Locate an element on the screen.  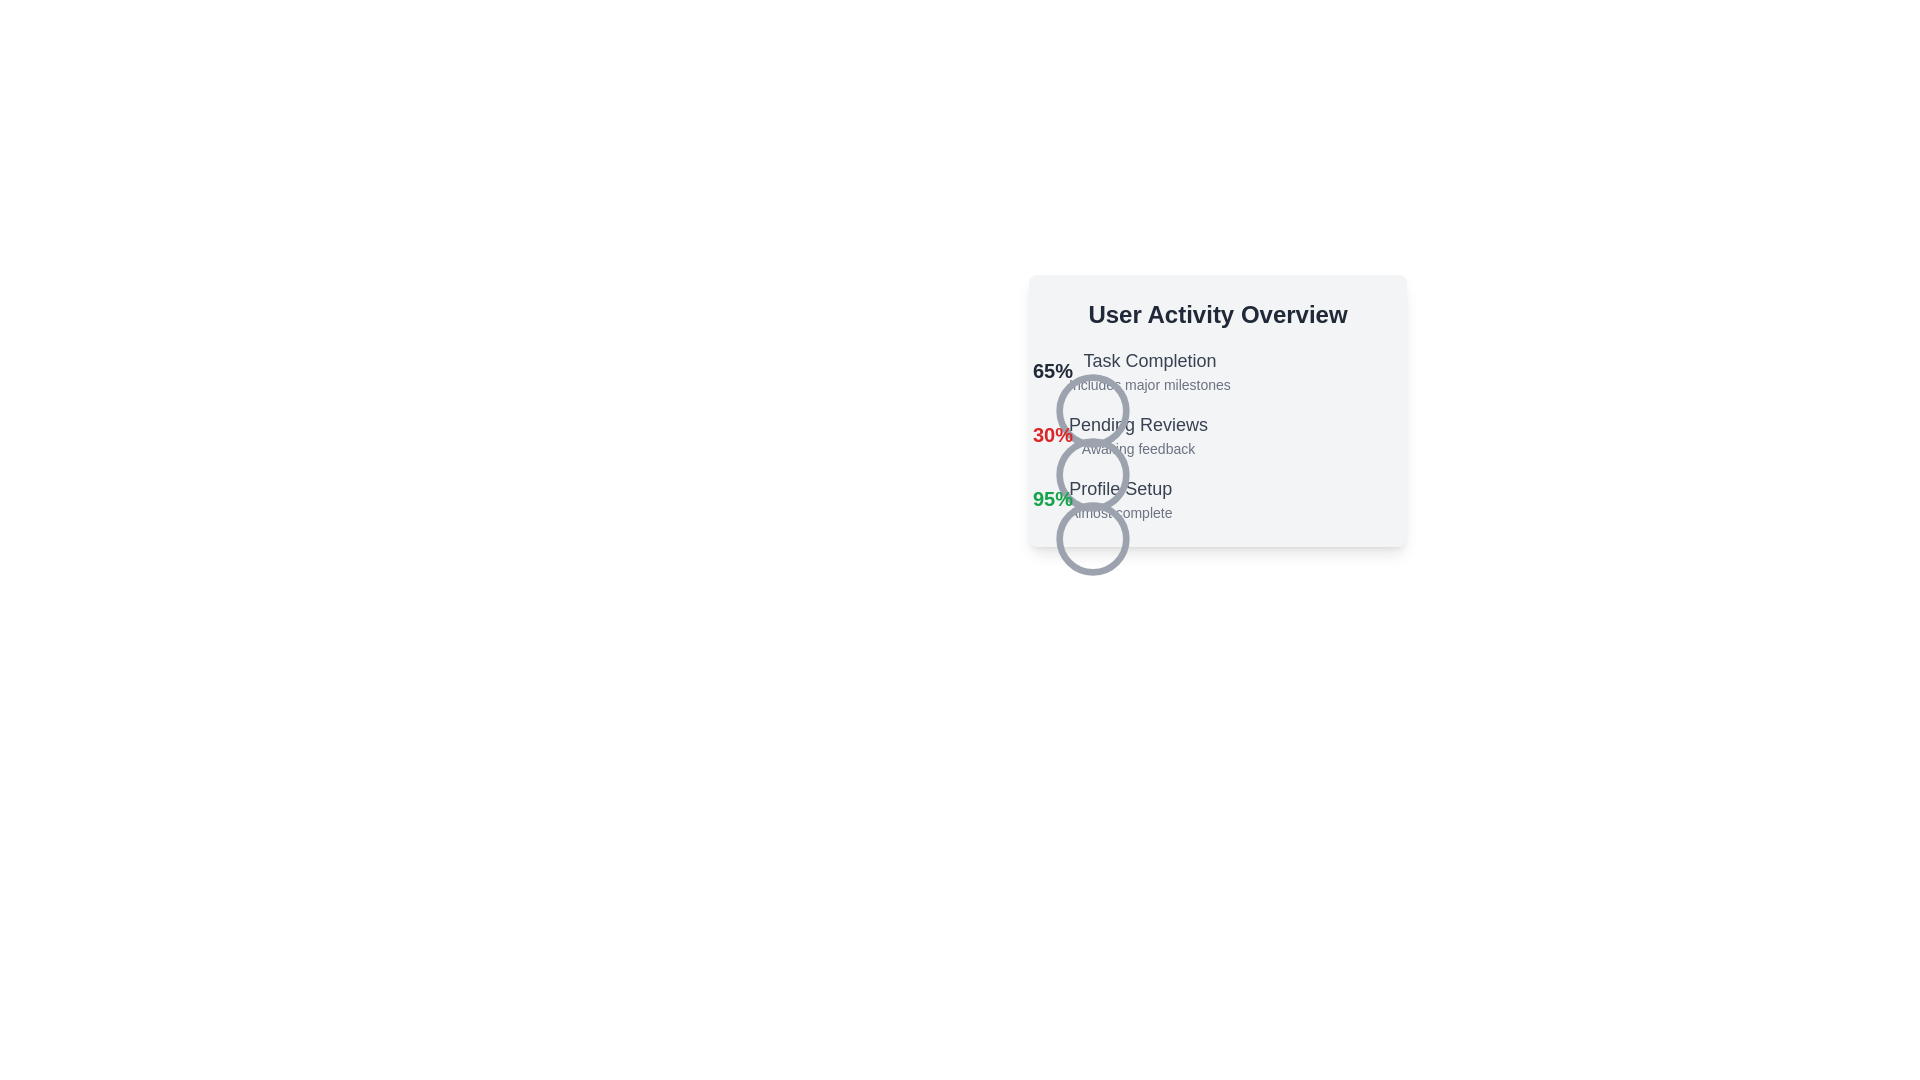
the circular icon (SVG) located in the 'Pending Reviews' section, which indicates the status of '30% Pending Reviews' is located at coordinates (1092, 410).